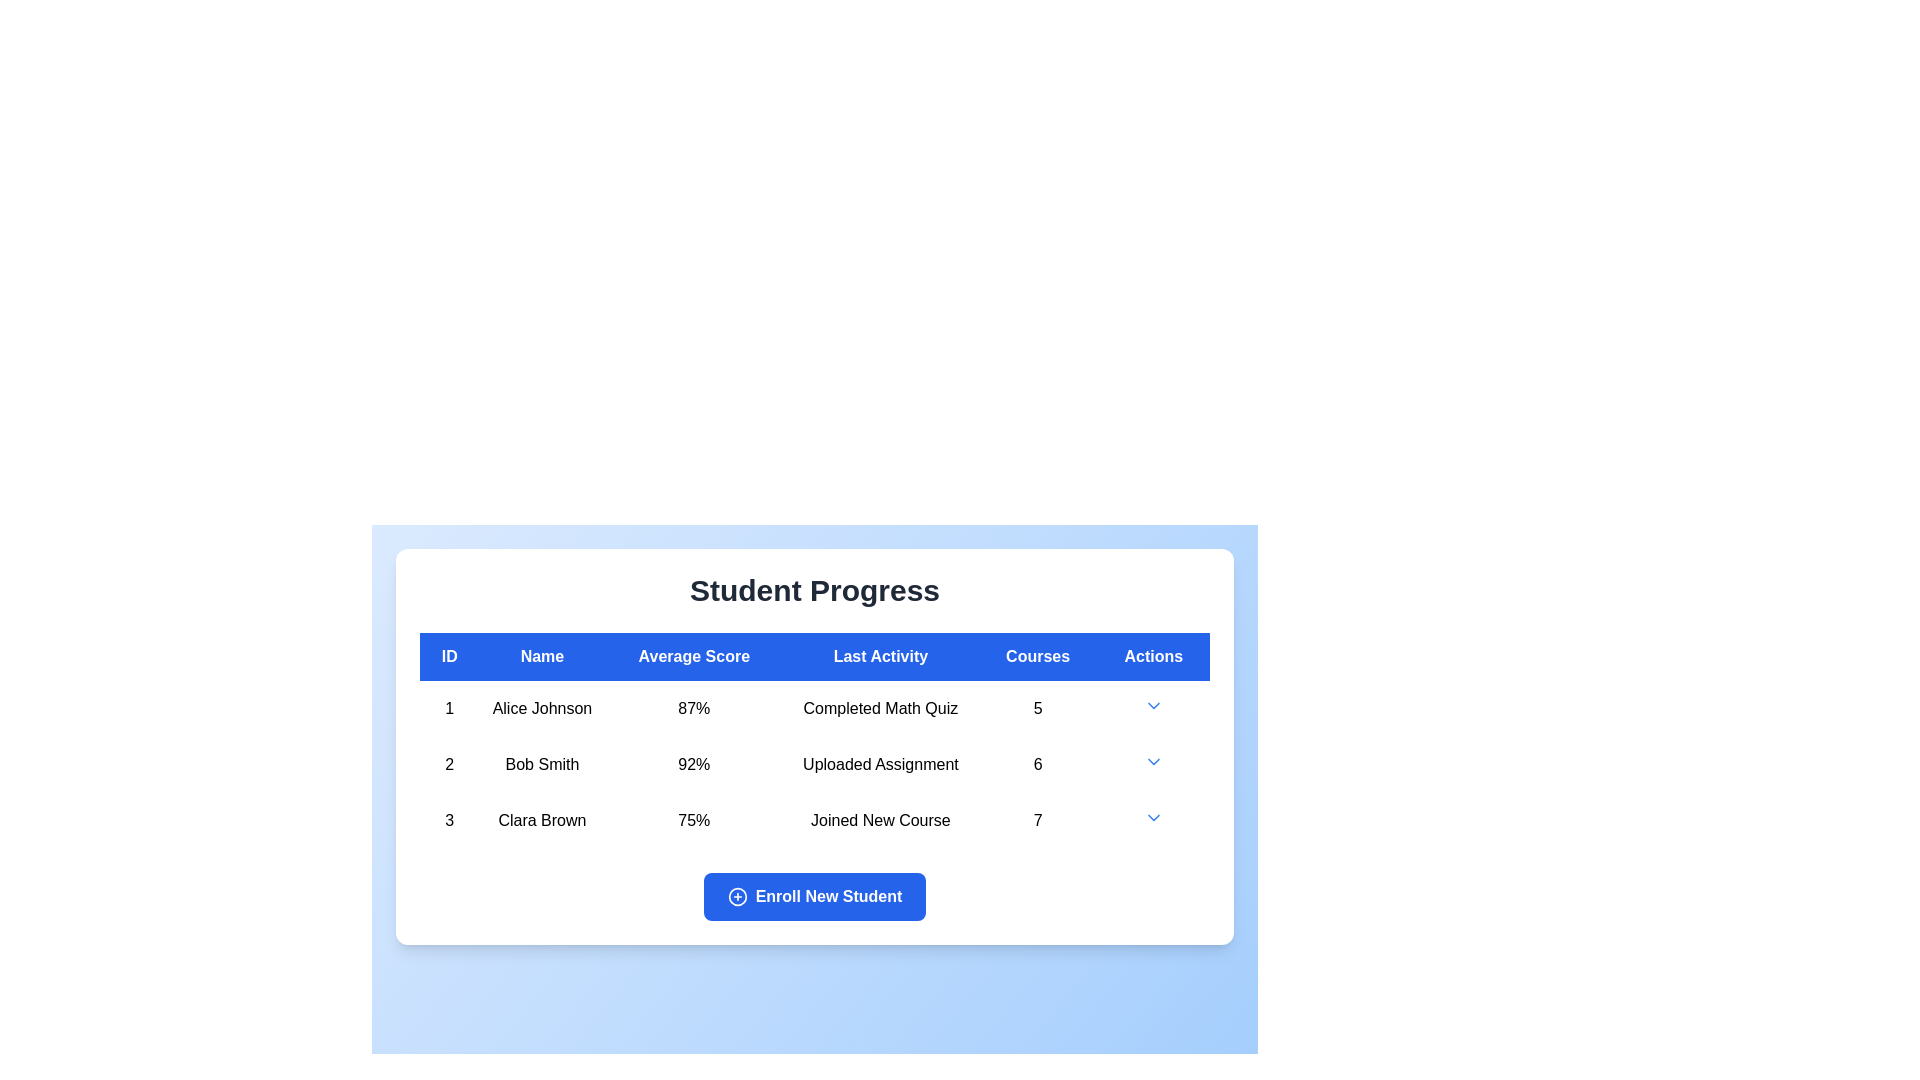 The width and height of the screenshot is (1920, 1080). I want to click on the dropdown toggle button located in the sixth cell of the second row under the 'Actions' header, so click(1153, 764).